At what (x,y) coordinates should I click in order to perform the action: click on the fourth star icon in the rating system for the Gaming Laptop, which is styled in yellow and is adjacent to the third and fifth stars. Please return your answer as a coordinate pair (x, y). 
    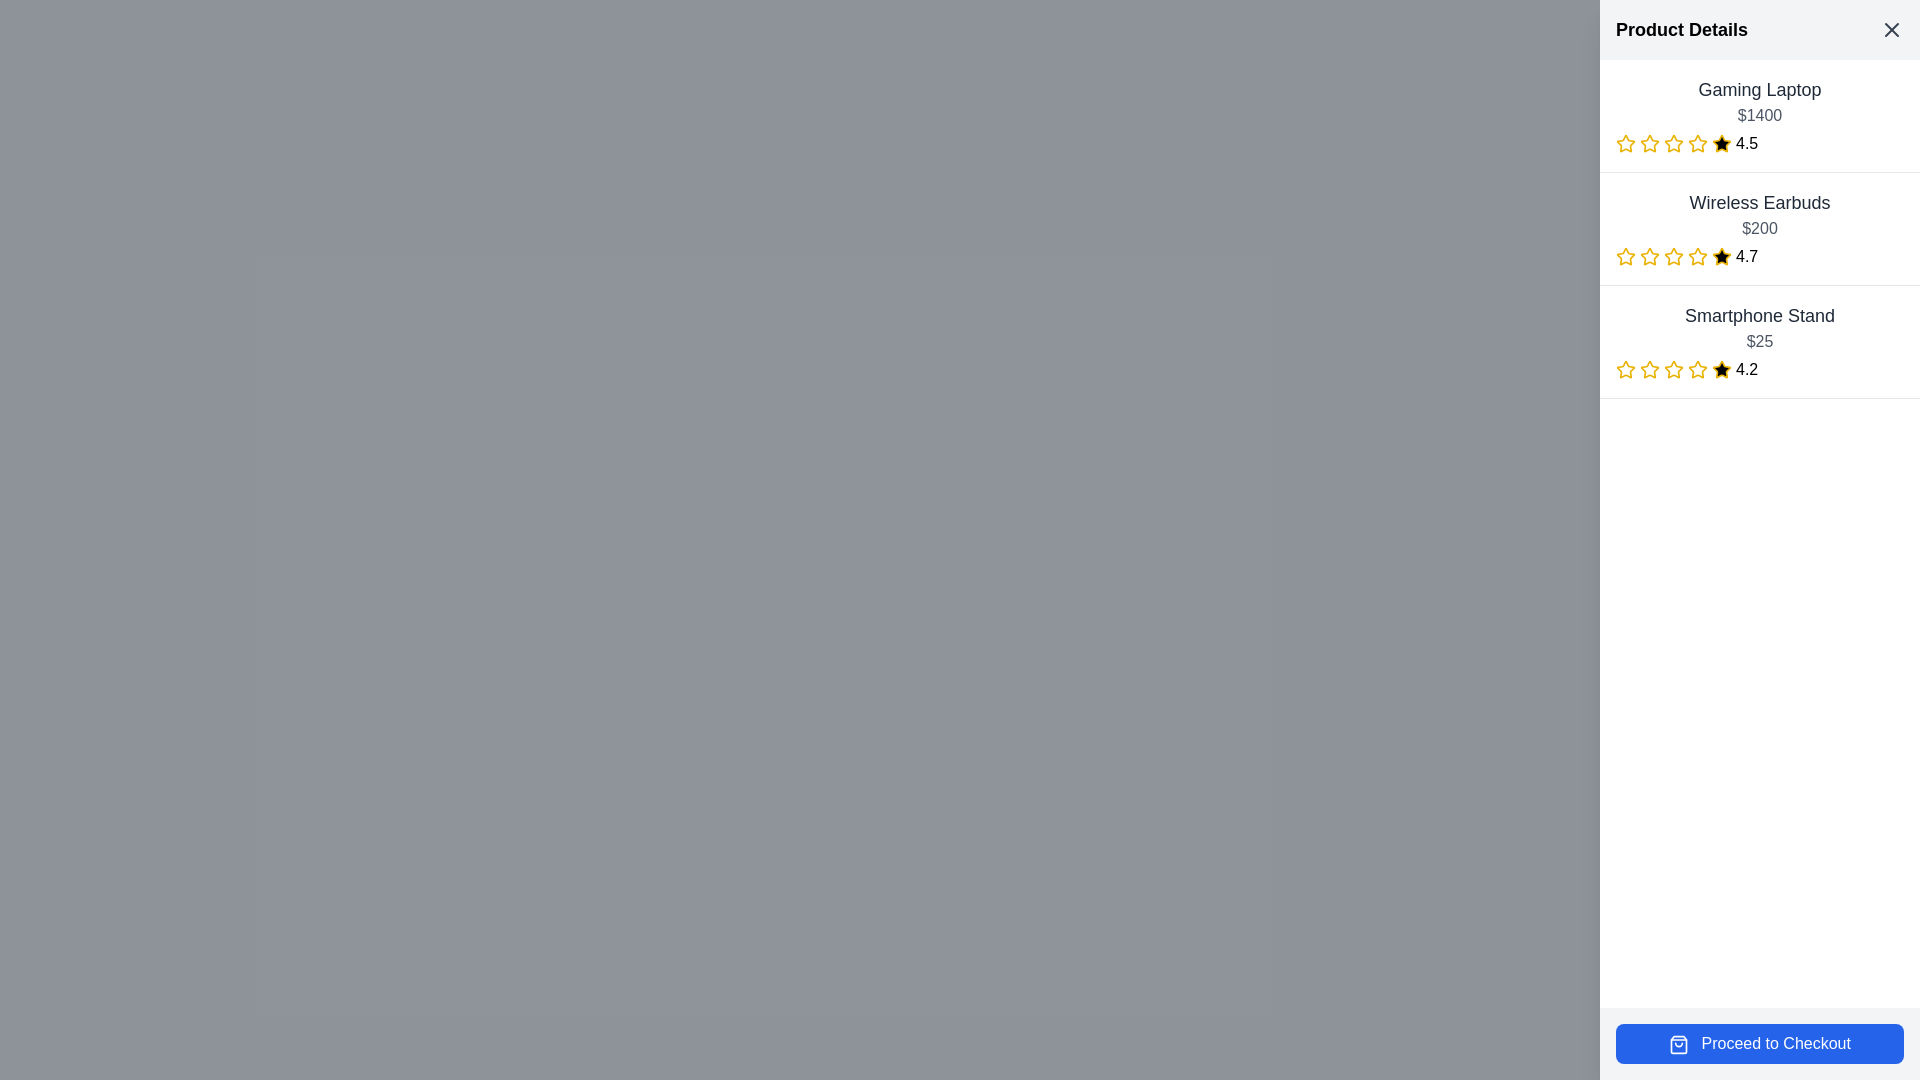
    Looking at the image, I should click on (1674, 142).